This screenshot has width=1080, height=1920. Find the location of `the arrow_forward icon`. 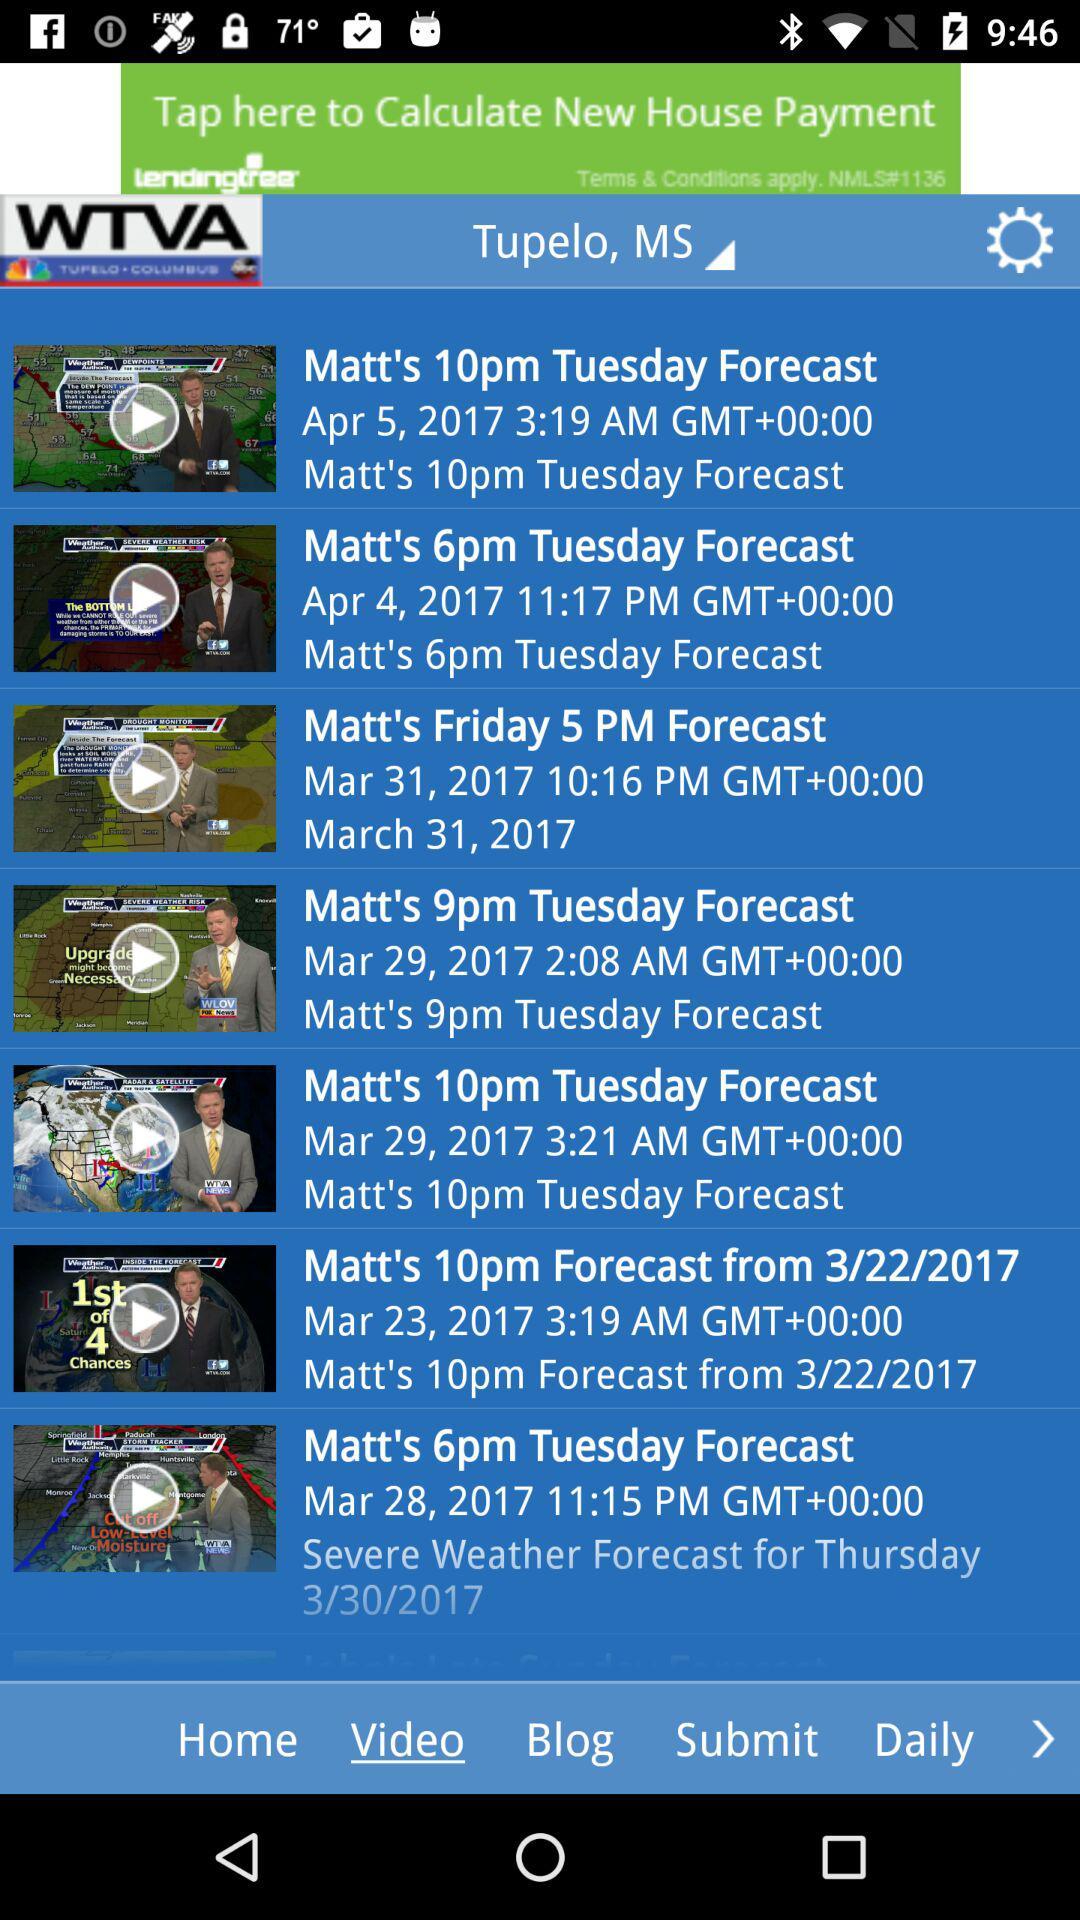

the arrow_forward icon is located at coordinates (1042, 1737).